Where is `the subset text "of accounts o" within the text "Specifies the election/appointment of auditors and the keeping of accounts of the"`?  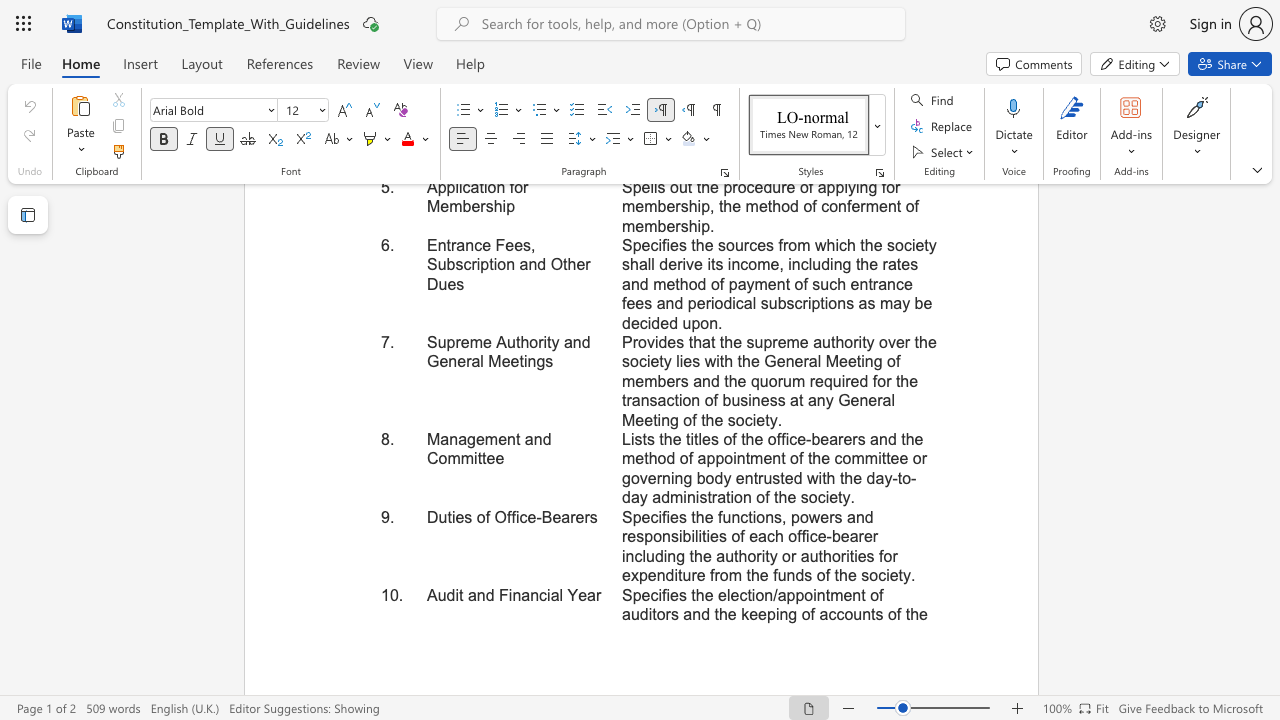 the subset text "of accounts o" within the text "Specifies the election/appointment of auditors and the keeping of accounts of the" is located at coordinates (801, 613).